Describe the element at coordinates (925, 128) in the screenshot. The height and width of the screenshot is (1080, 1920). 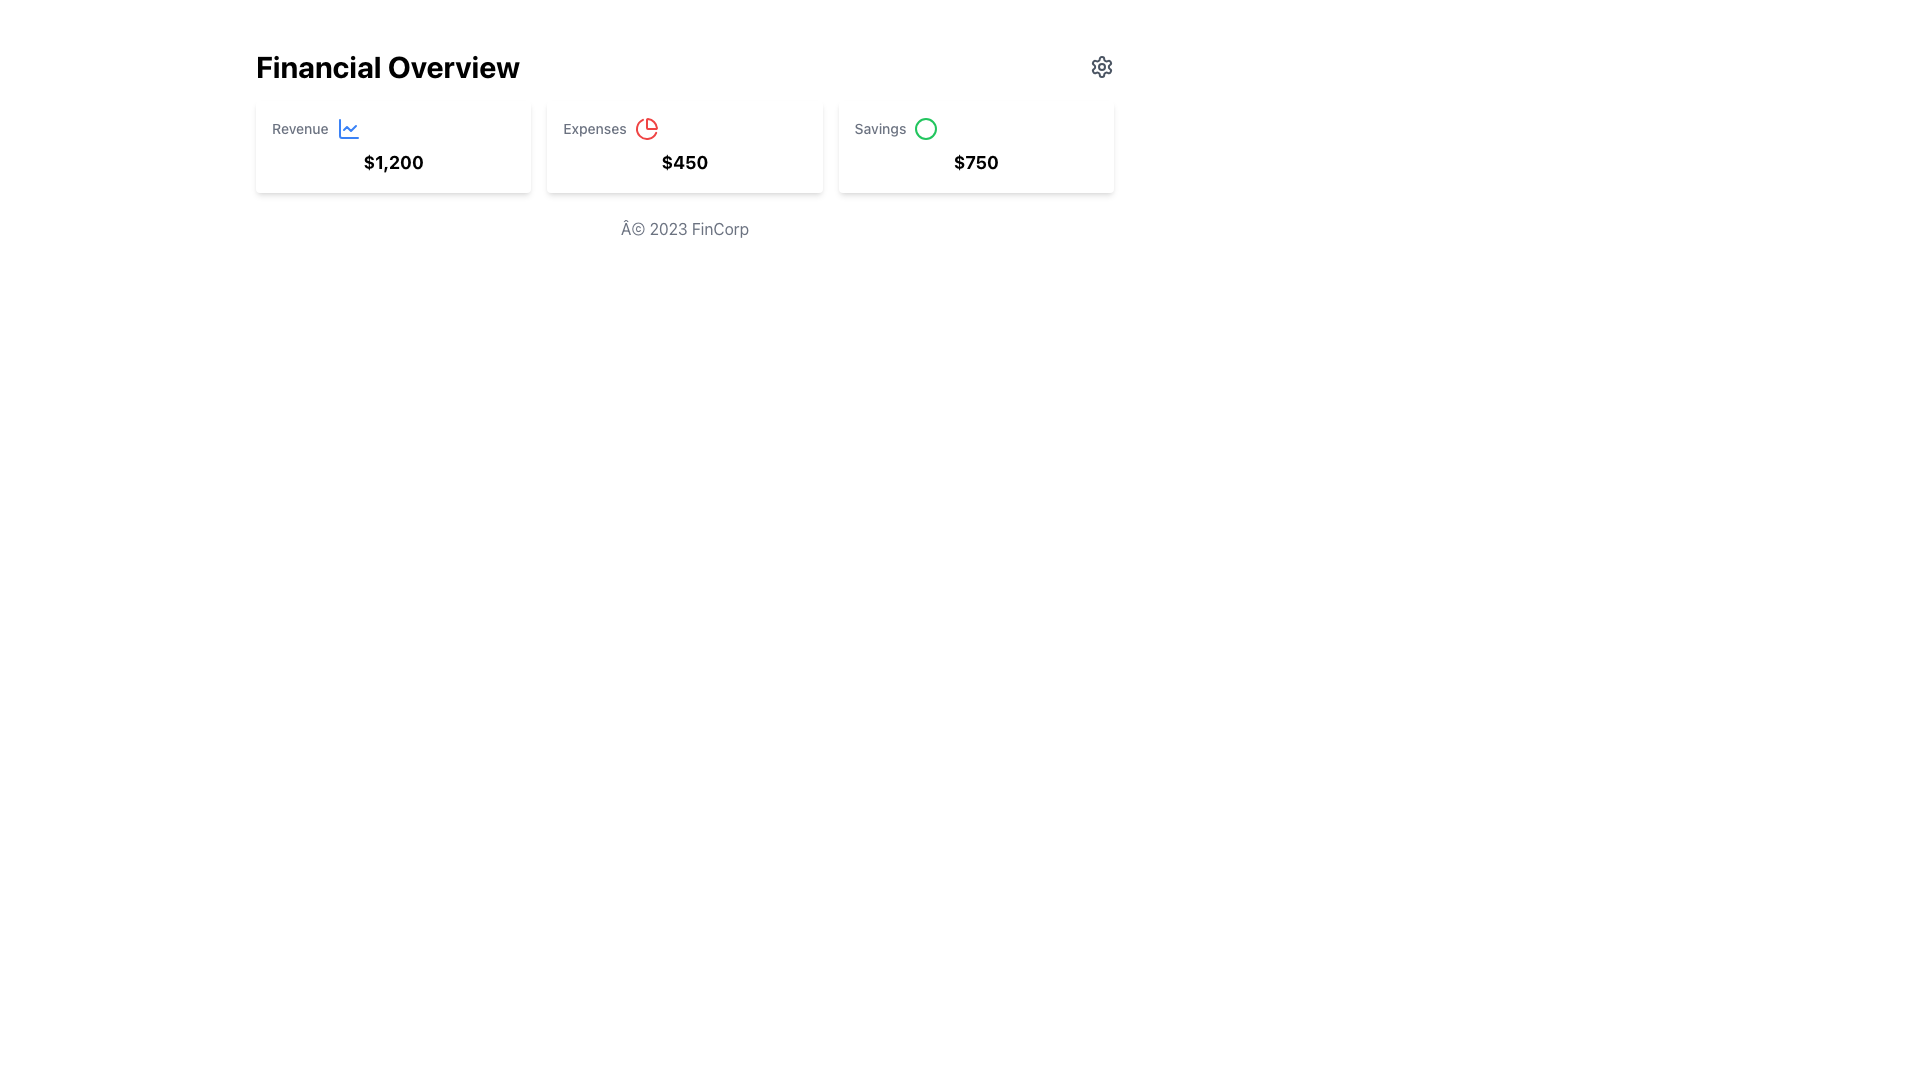
I see `the green circular icon located to the right of the 'Savings' label in the top-right section of the interface` at that location.